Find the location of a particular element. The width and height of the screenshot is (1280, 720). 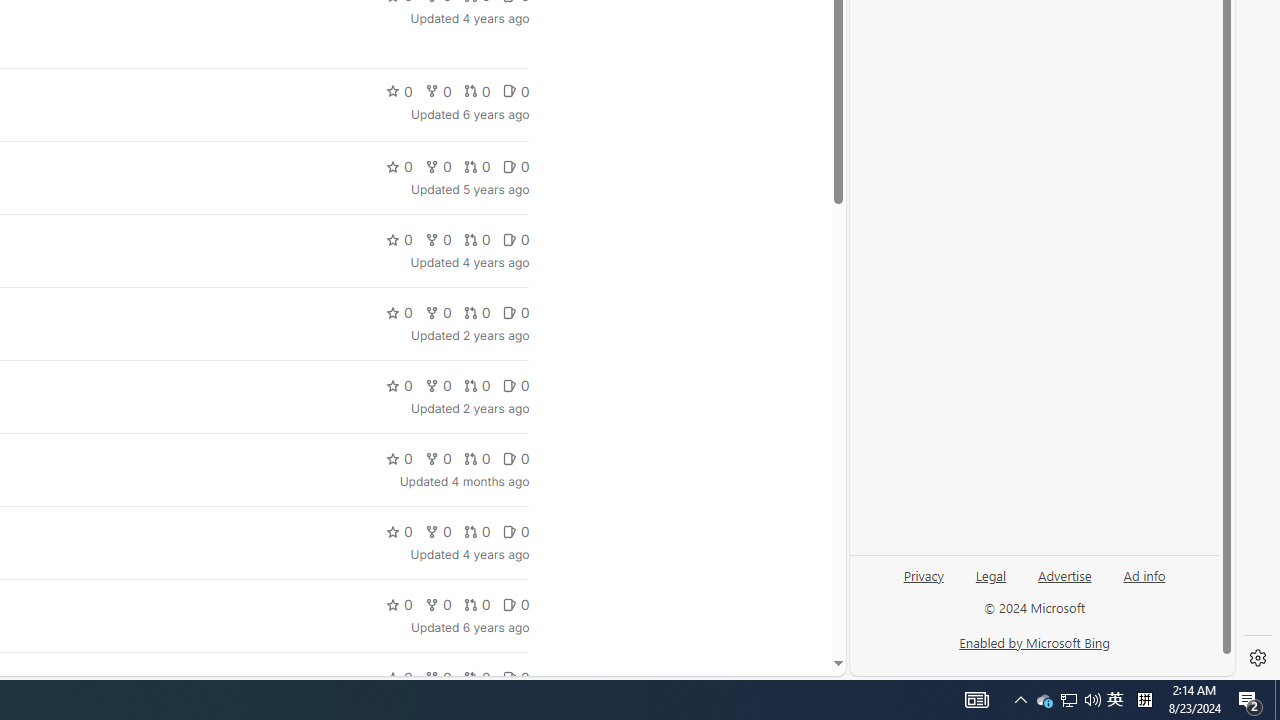

'Ad info' is located at coordinates (1144, 583).